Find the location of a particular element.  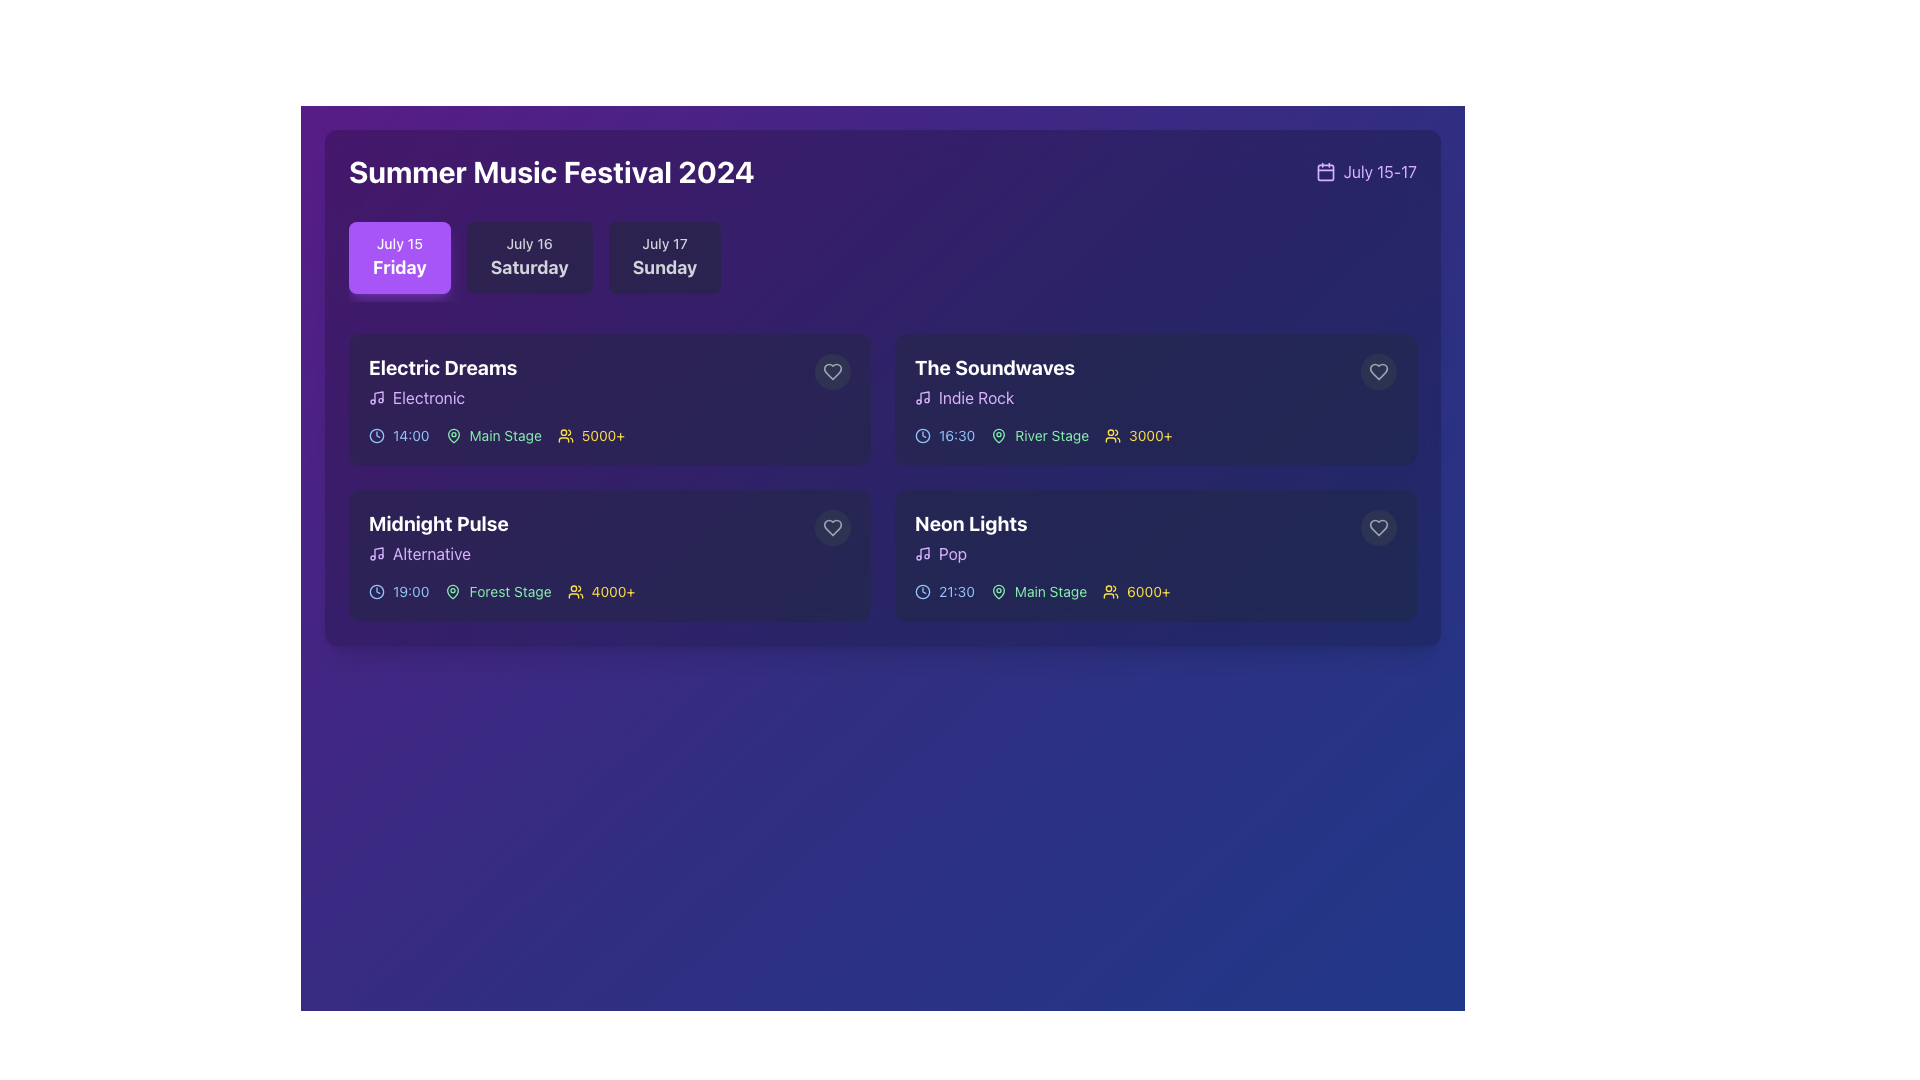

the text block displaying the name 'The Soundwaves' and genre 'Indie Rock' located in the top-right card of the grid, to interact with its interactive features is located at coordinates (994, 381).